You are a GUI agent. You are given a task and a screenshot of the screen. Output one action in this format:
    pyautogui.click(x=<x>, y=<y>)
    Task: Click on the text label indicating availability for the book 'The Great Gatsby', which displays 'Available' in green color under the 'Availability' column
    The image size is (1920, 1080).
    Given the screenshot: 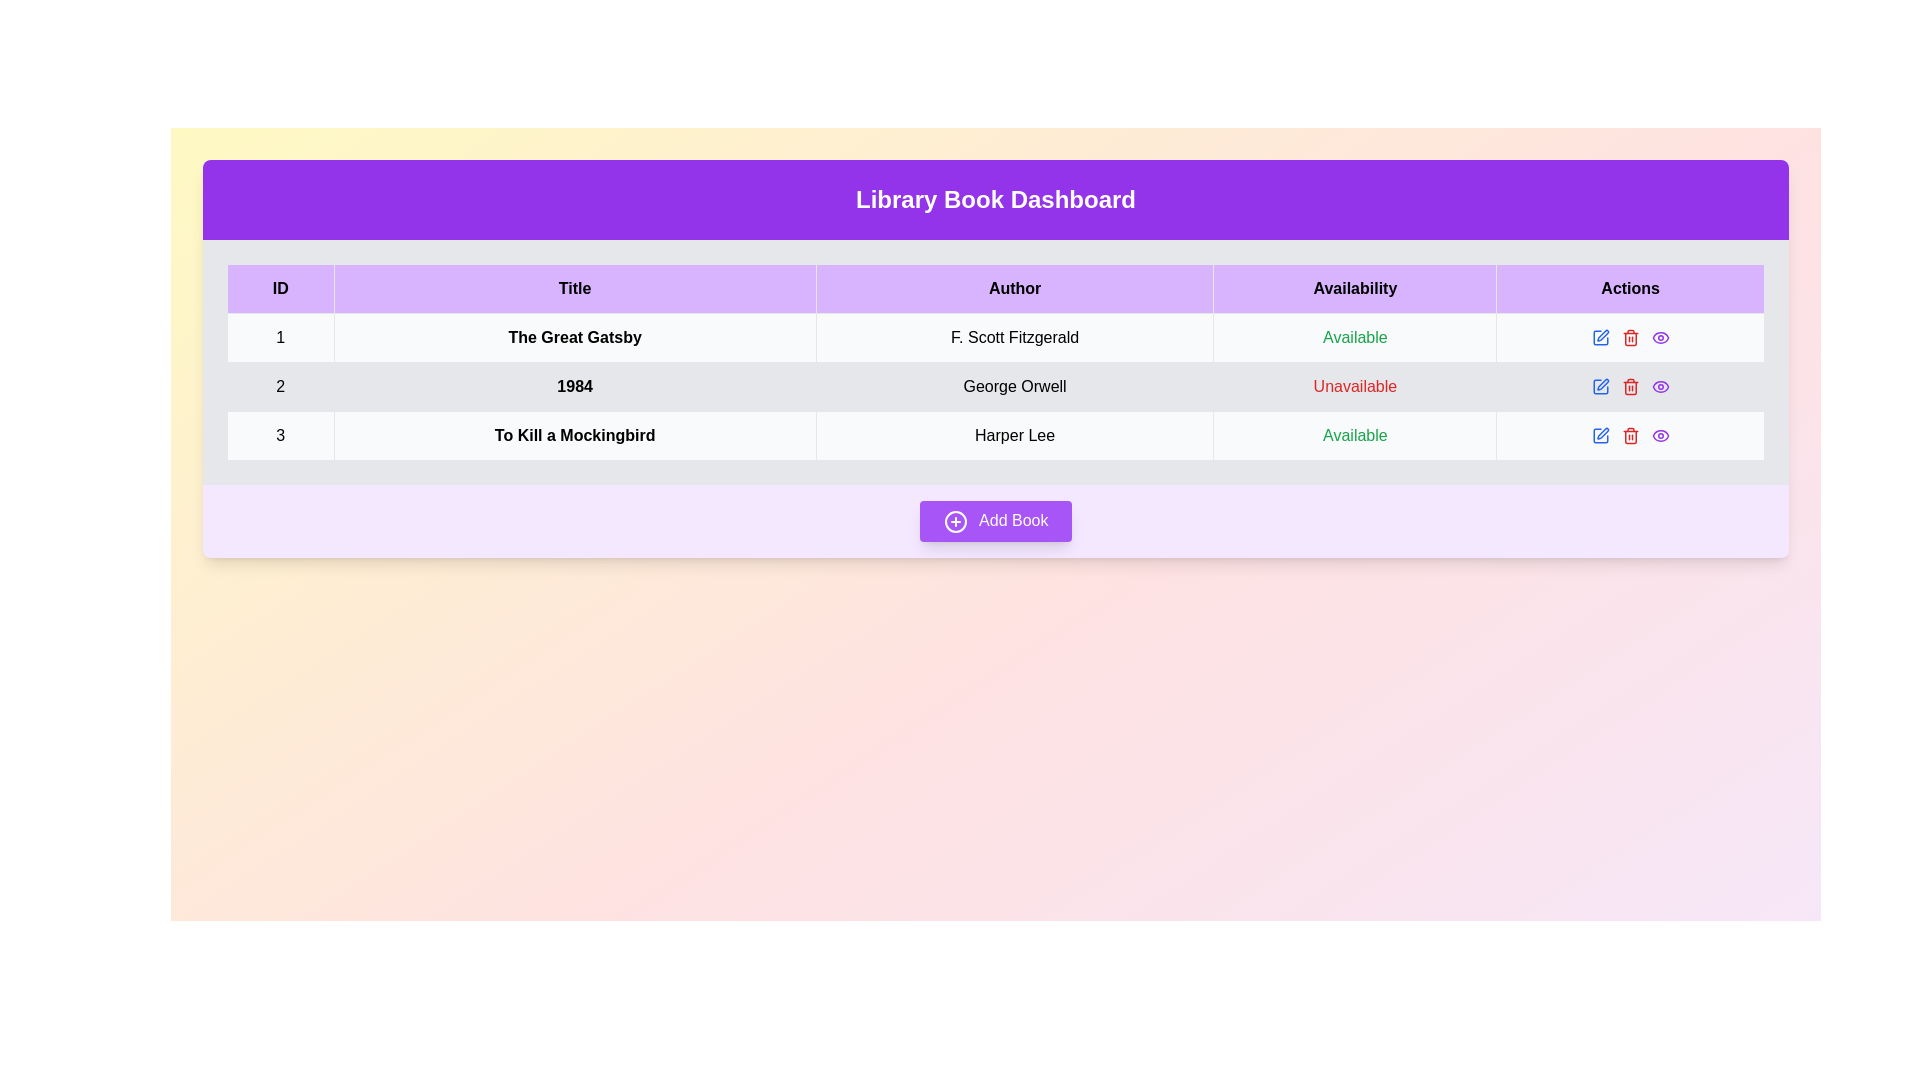 What is the action you would take?
    pyautogui.click(x=1355, y=337)
    